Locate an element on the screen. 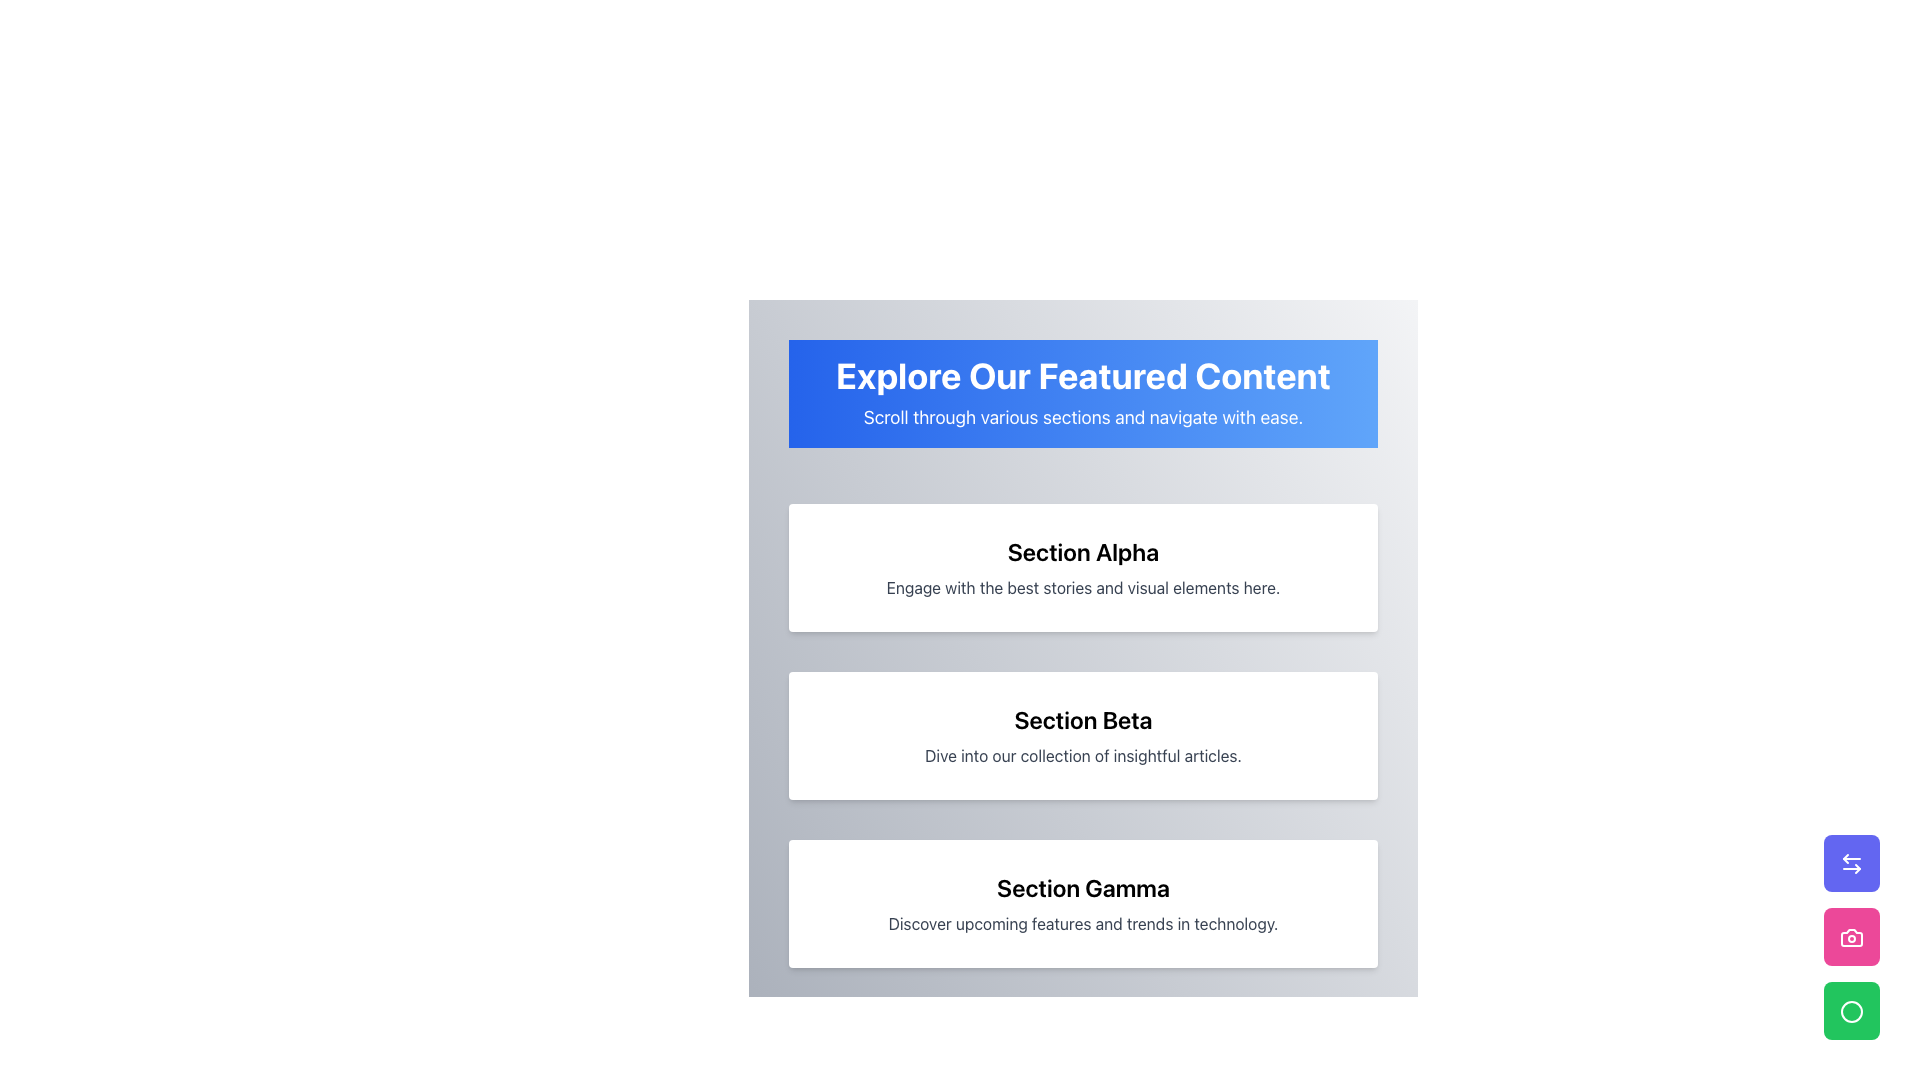 The width and height of the screenshot is (1920, 1080). the topmost button with a deep indigo-blue background and a white bidirectional arrow icon is located at coordinates (1851, 862).